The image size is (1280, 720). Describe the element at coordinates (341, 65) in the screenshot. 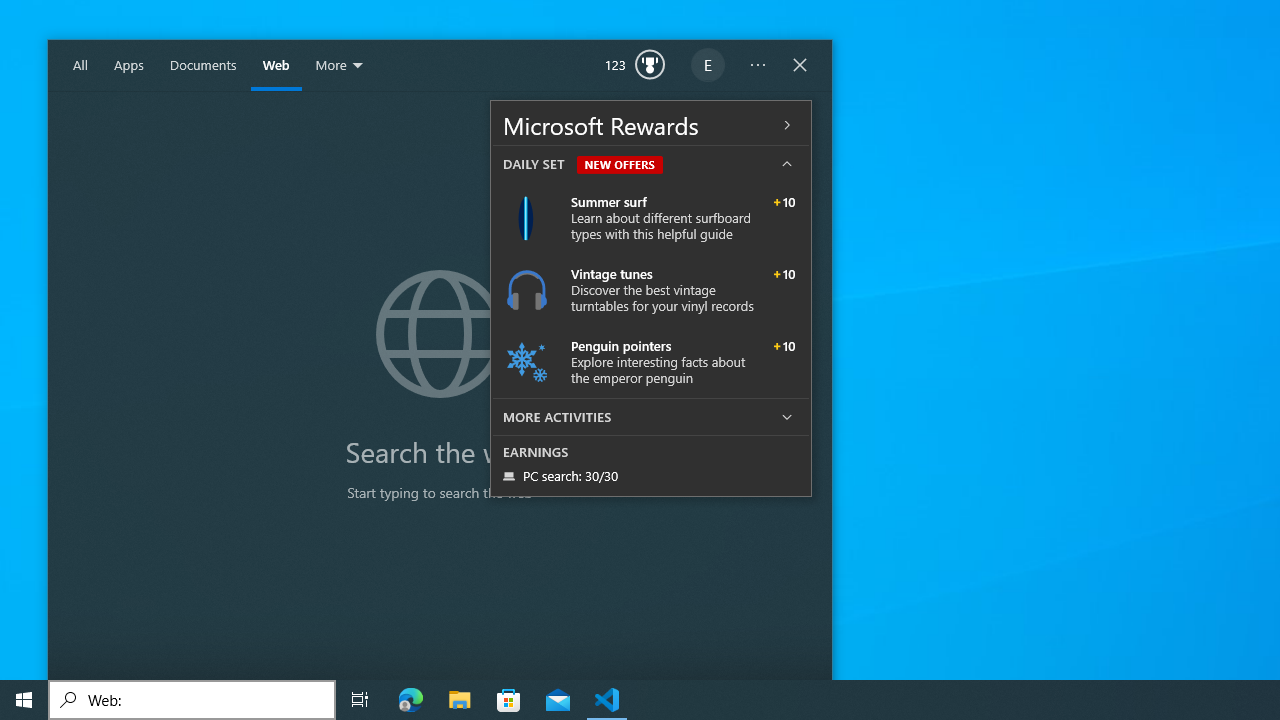

I see `'More'` at that location.